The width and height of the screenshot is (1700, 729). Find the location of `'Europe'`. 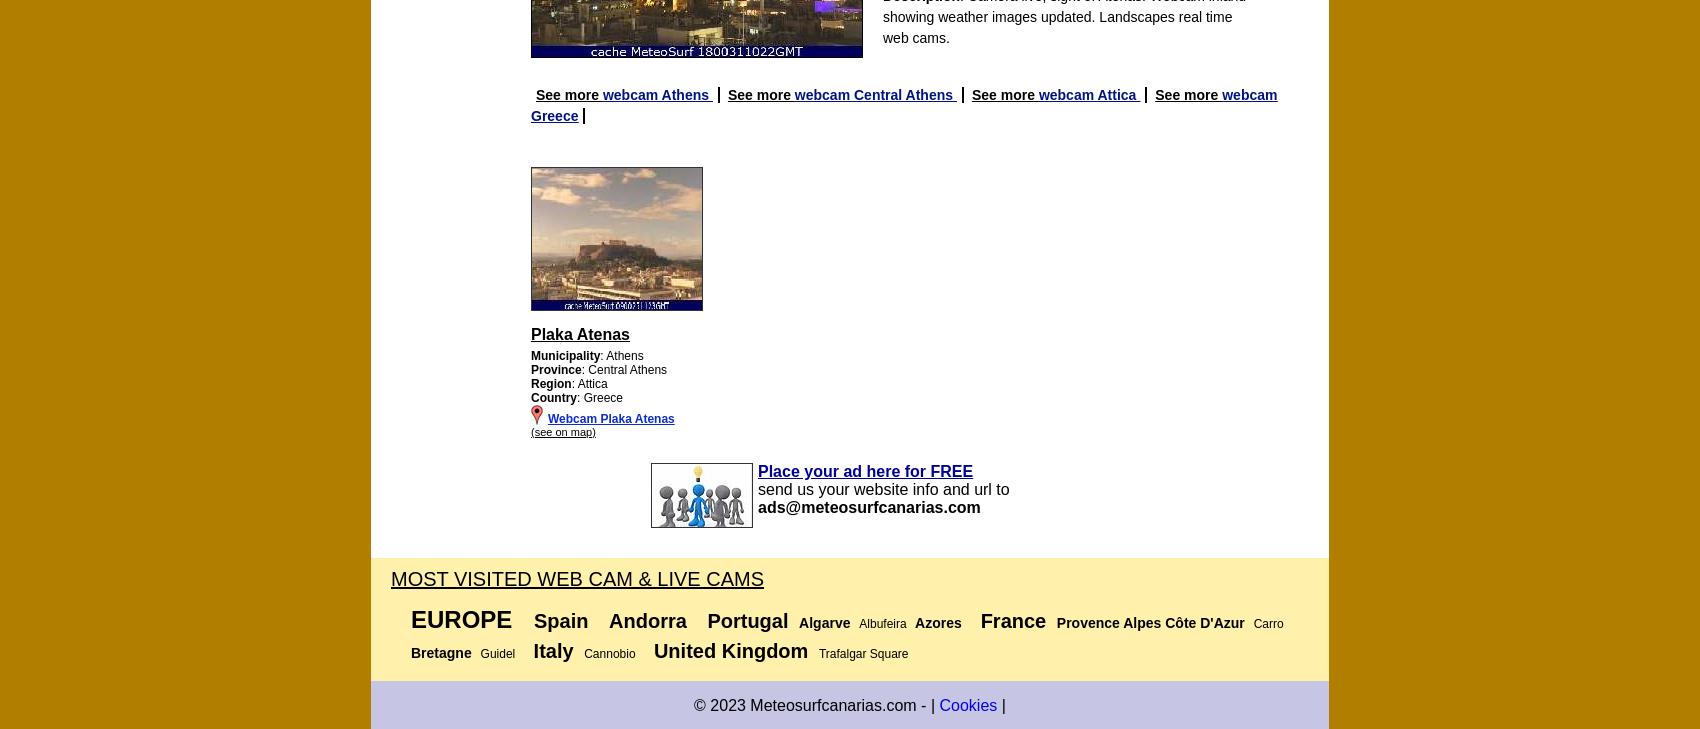

'Europe' is located at coordinates (461, 619).